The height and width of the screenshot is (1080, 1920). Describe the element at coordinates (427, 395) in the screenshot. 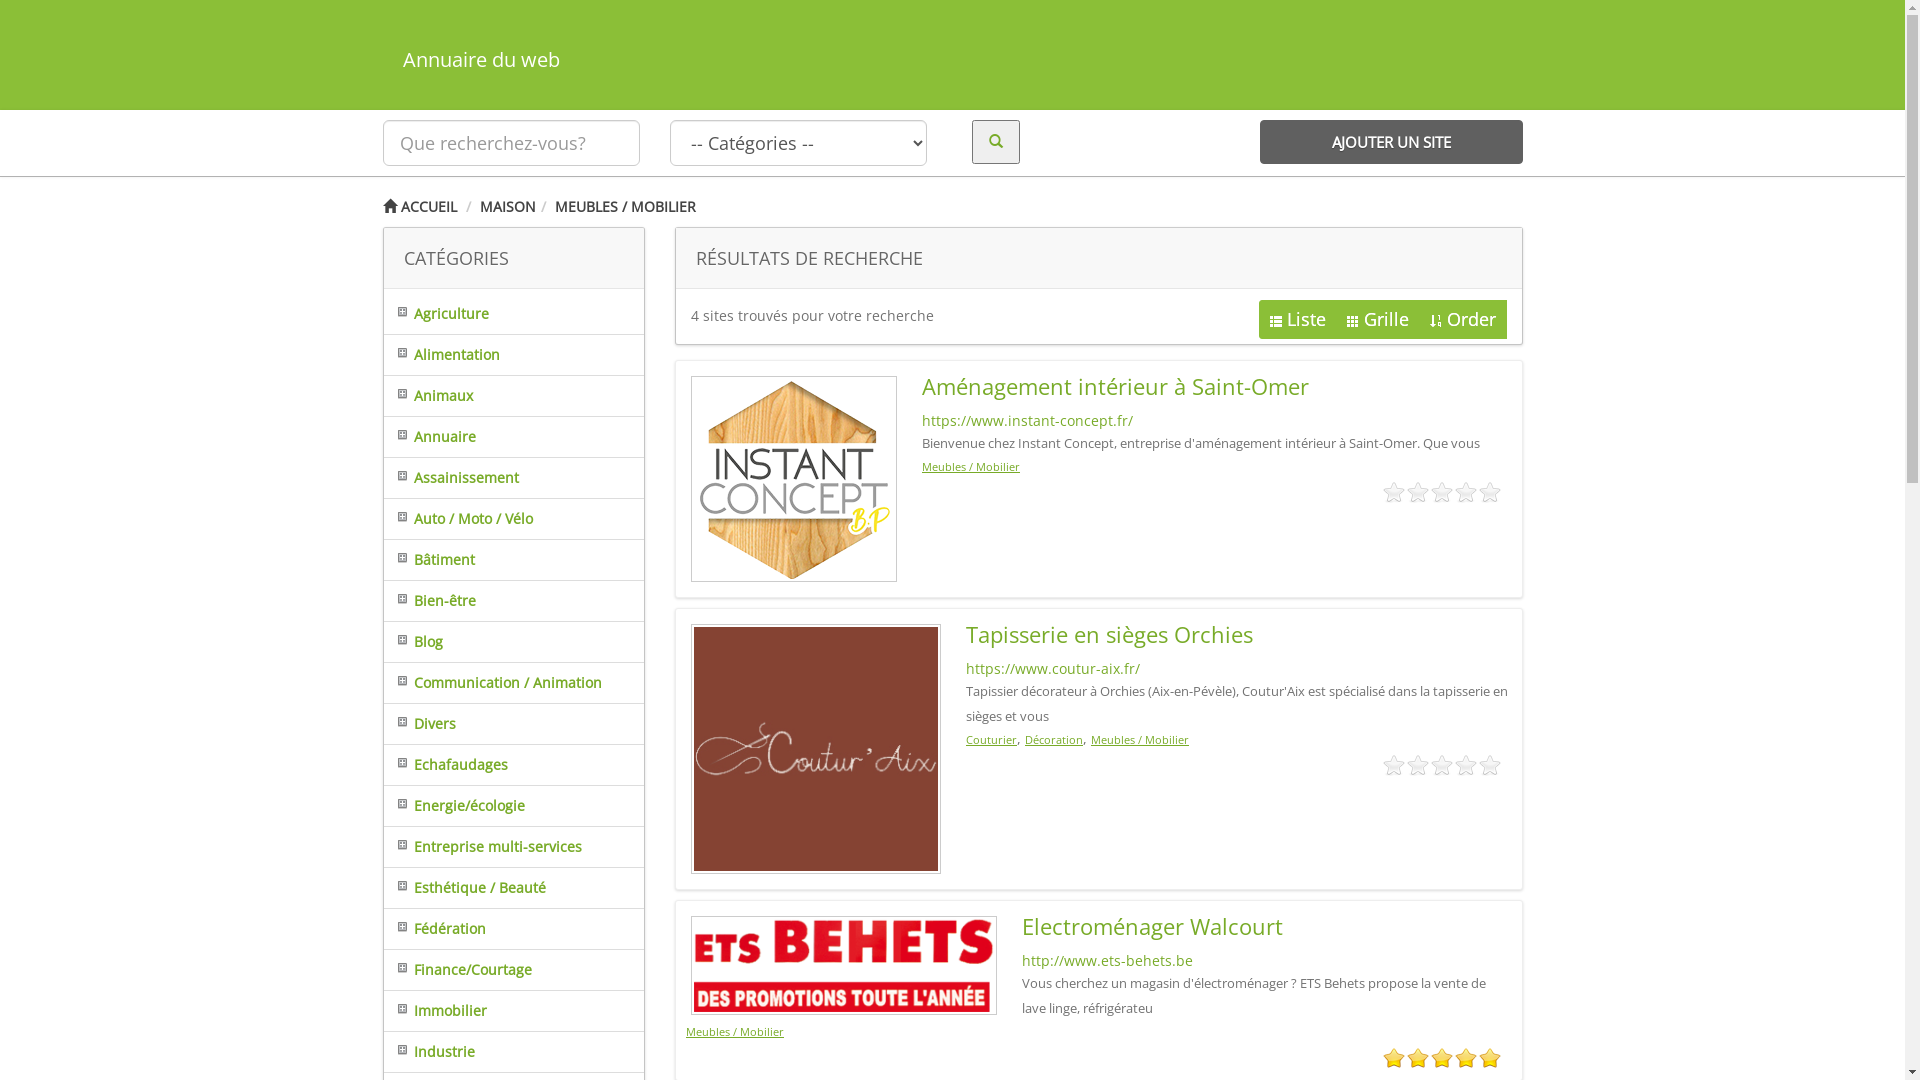

I see `'Animaux'` at that location.